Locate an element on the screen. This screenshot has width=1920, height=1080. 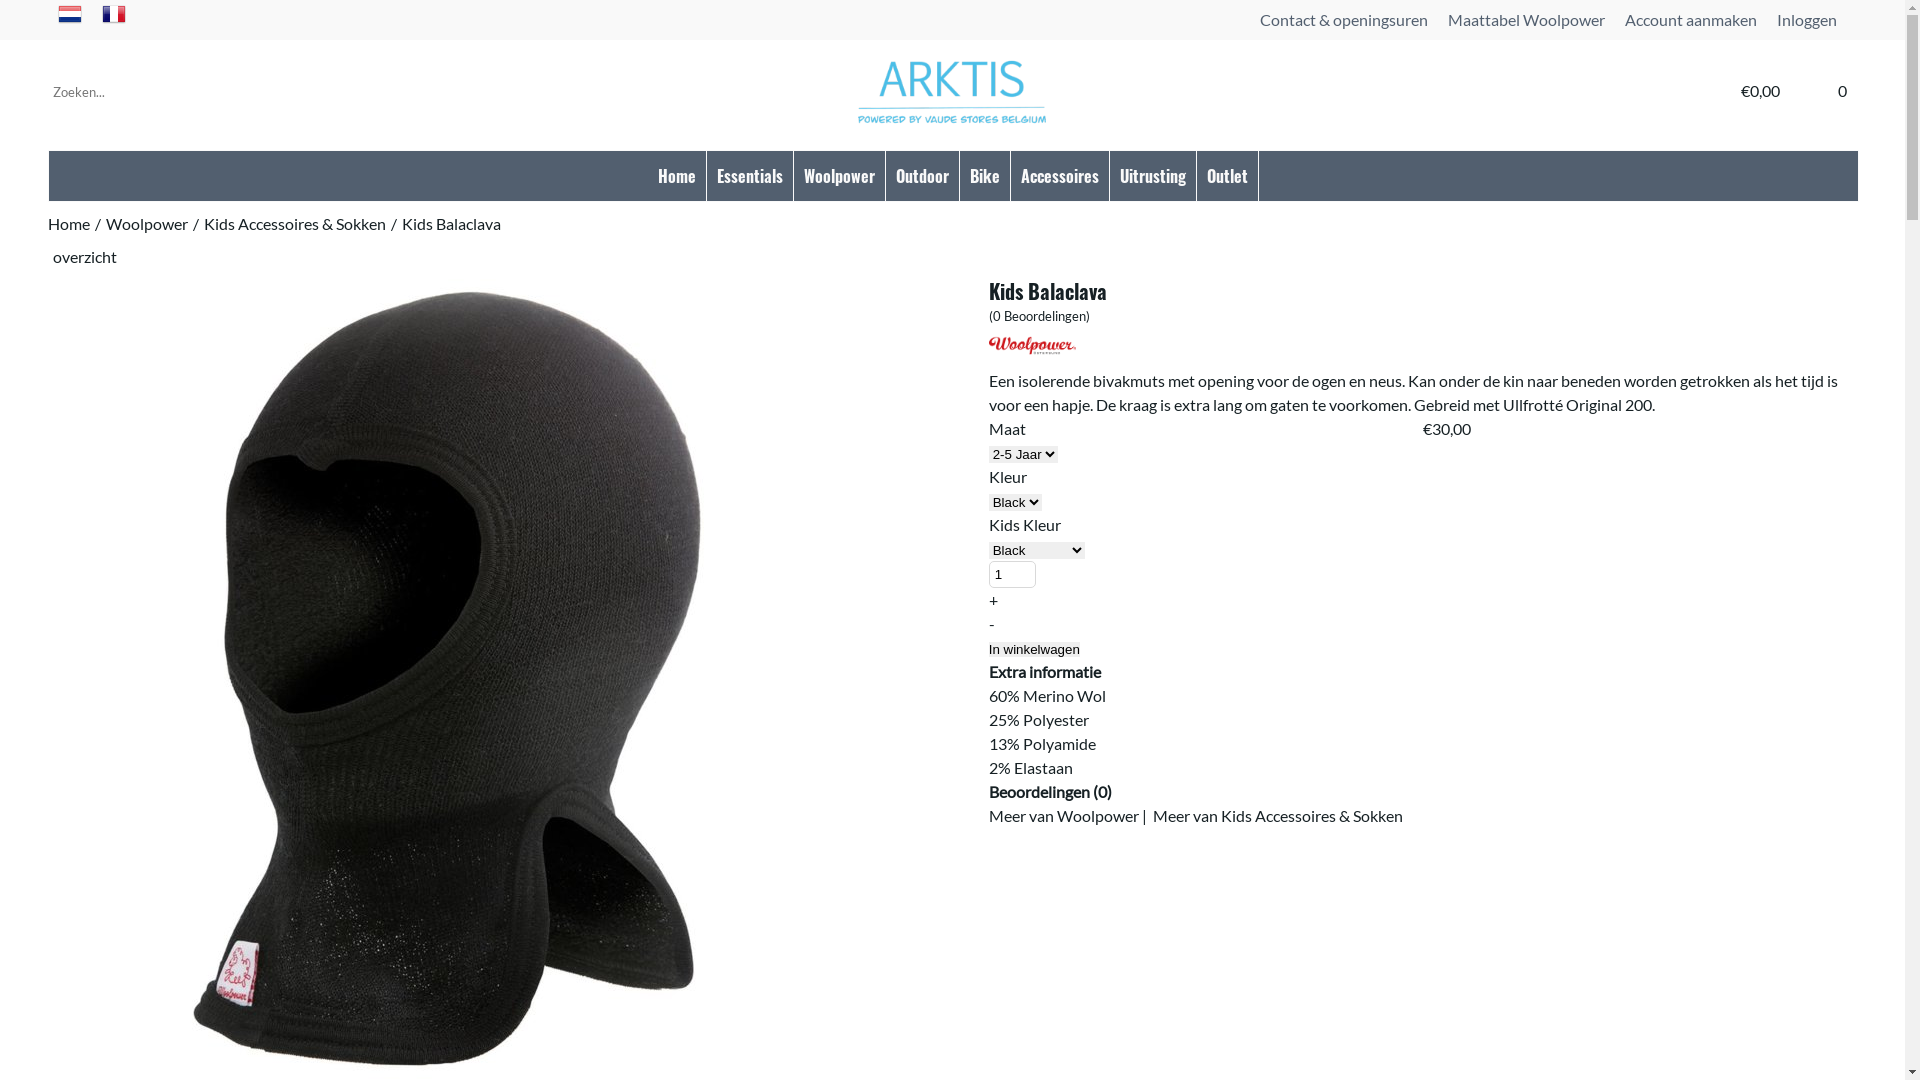
'Outlet' is located at coordinates (1226, 175).